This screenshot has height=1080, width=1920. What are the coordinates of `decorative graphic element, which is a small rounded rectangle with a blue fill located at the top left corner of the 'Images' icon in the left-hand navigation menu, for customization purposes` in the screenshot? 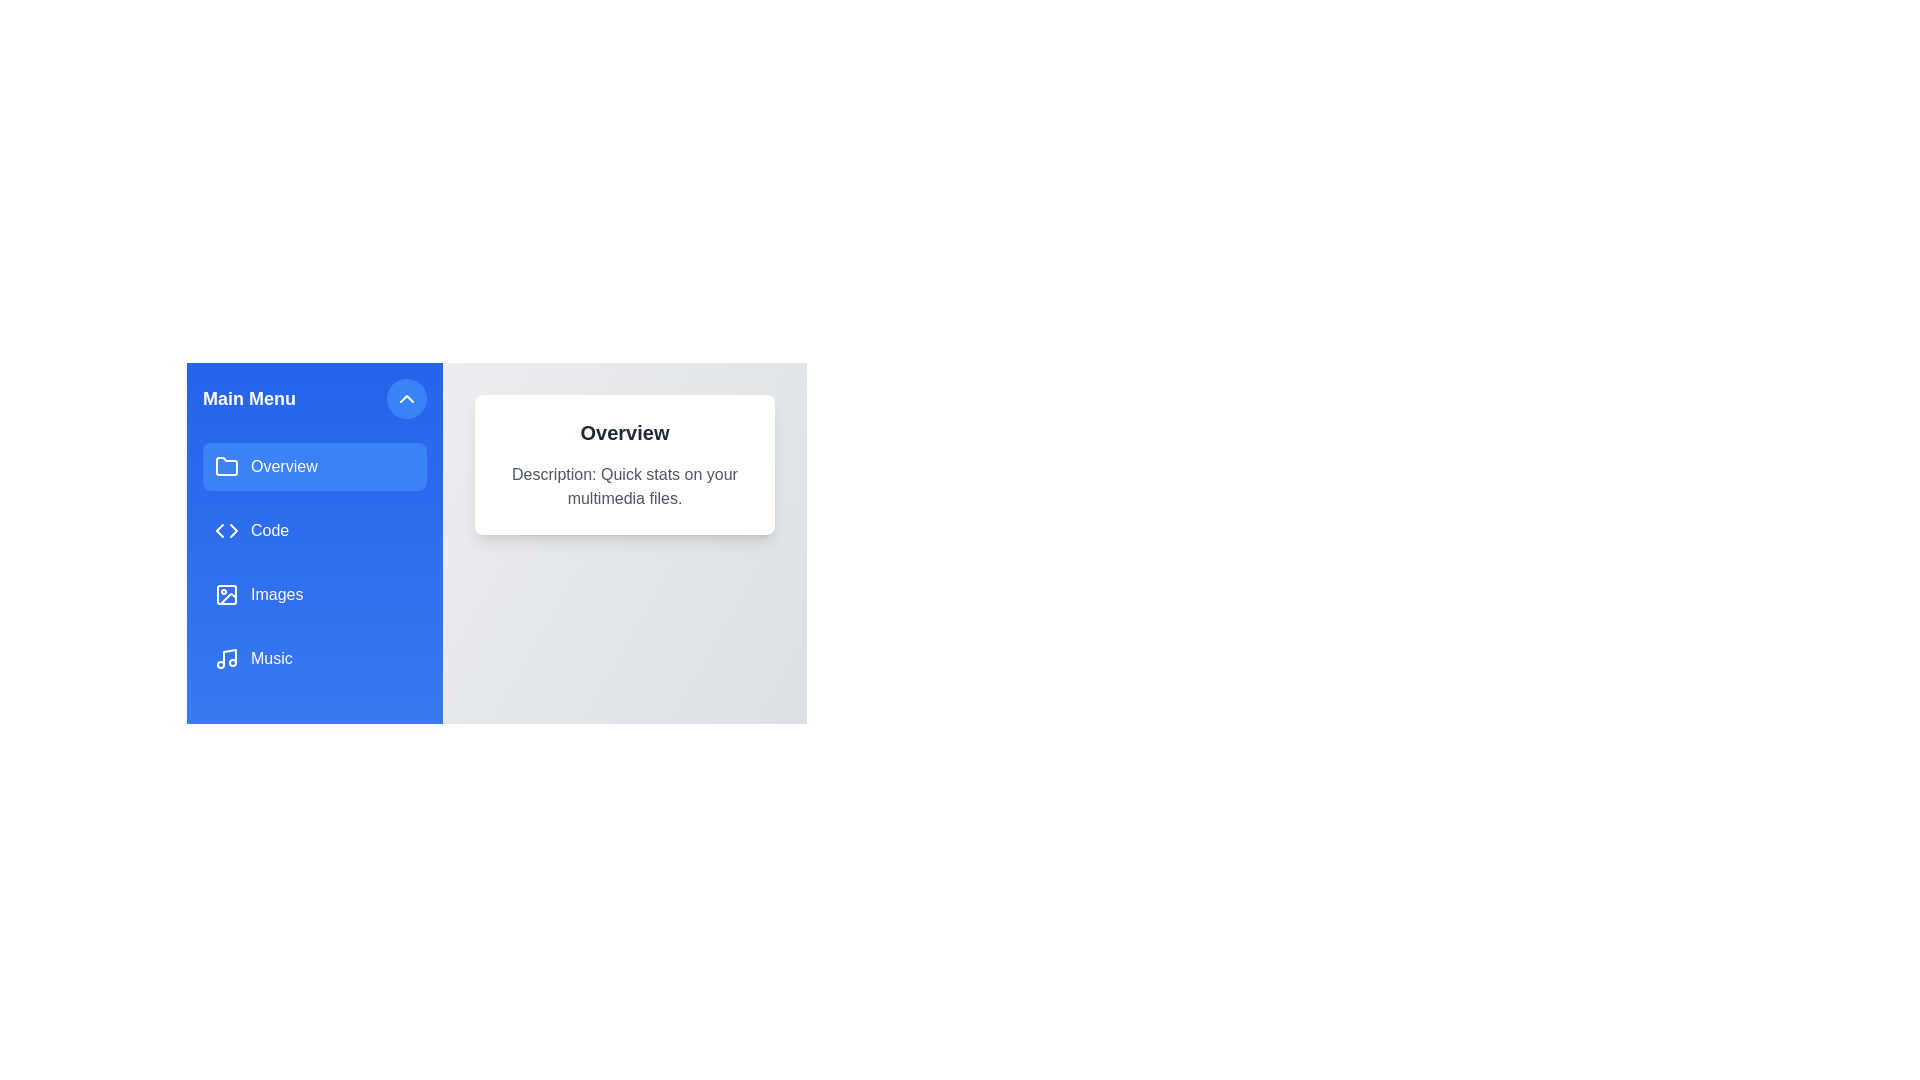 It's located at (226, 593).